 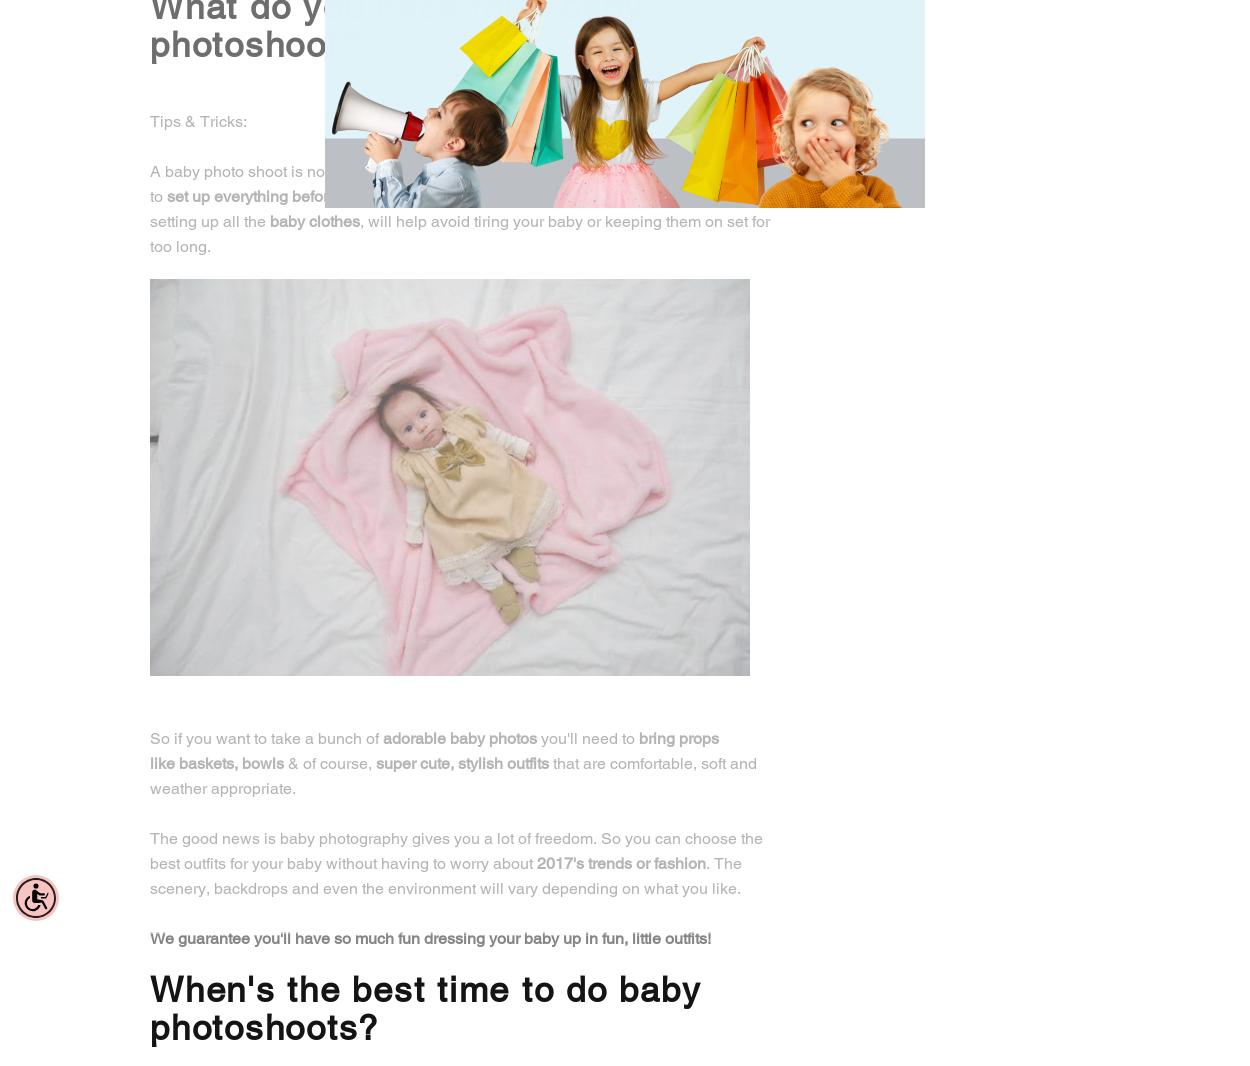 What do you see at coordinates (430, 938) in the screenshot?
I see `'We guarantee you'll have so much fun dressing your baby up in fun, little outfits!'` at bounding box center [430, 938].